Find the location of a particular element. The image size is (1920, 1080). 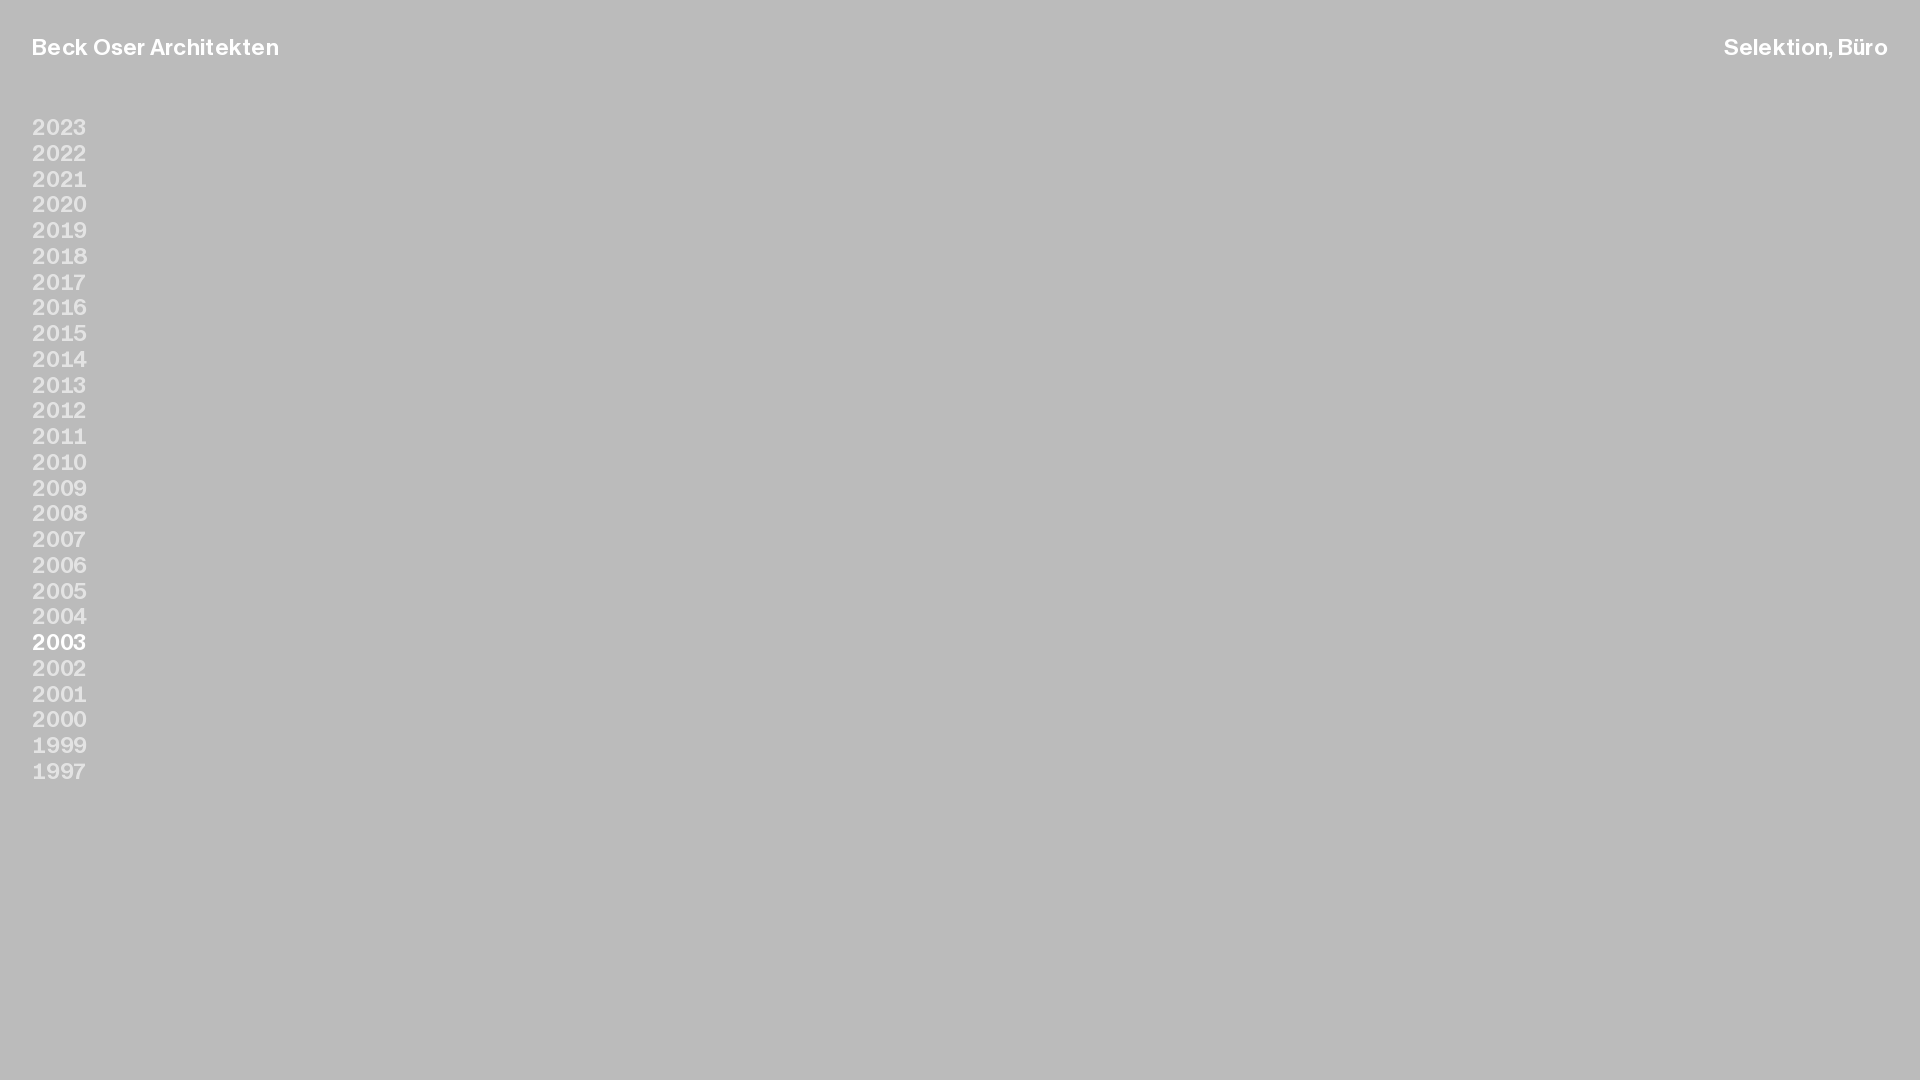

'2008' is located at coordinates (59, 512).